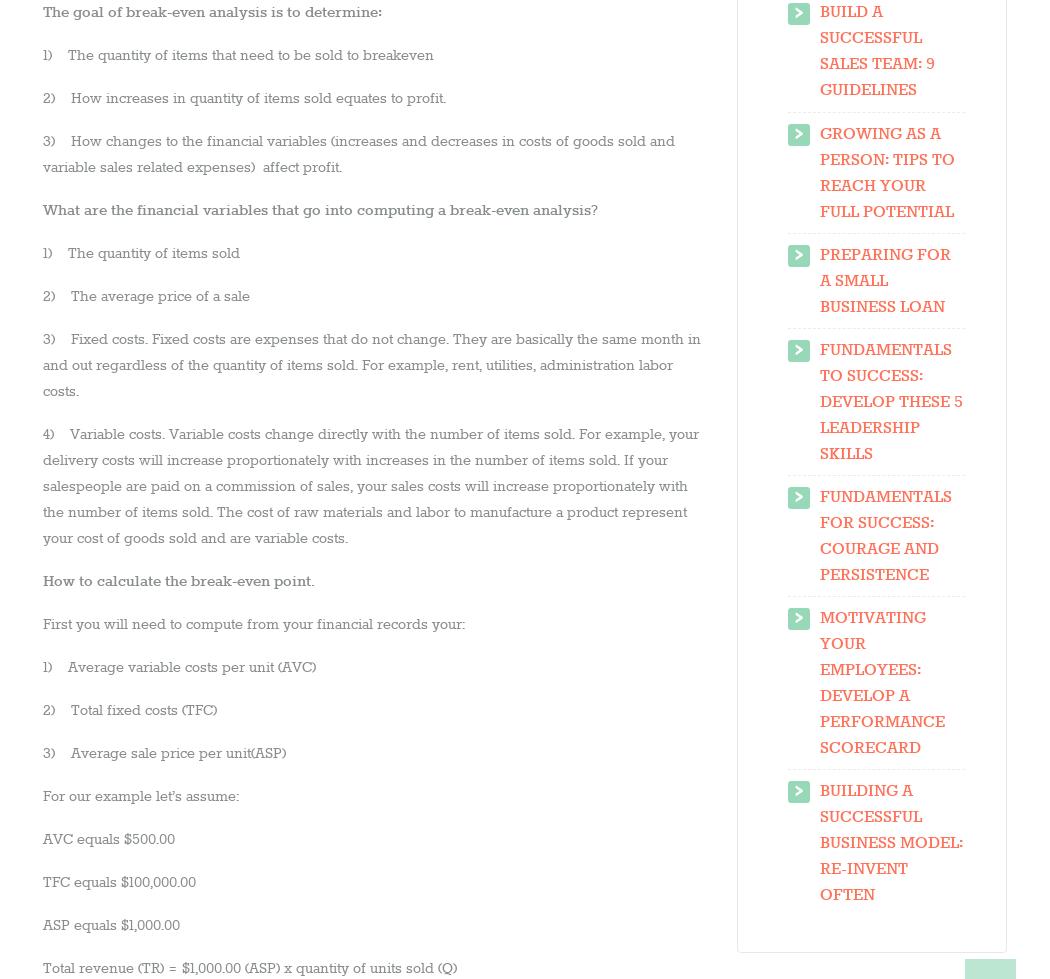 This screenshot has height=979, width=1050. I want to click on 'AVC equals $500.00', so click(108, 838).